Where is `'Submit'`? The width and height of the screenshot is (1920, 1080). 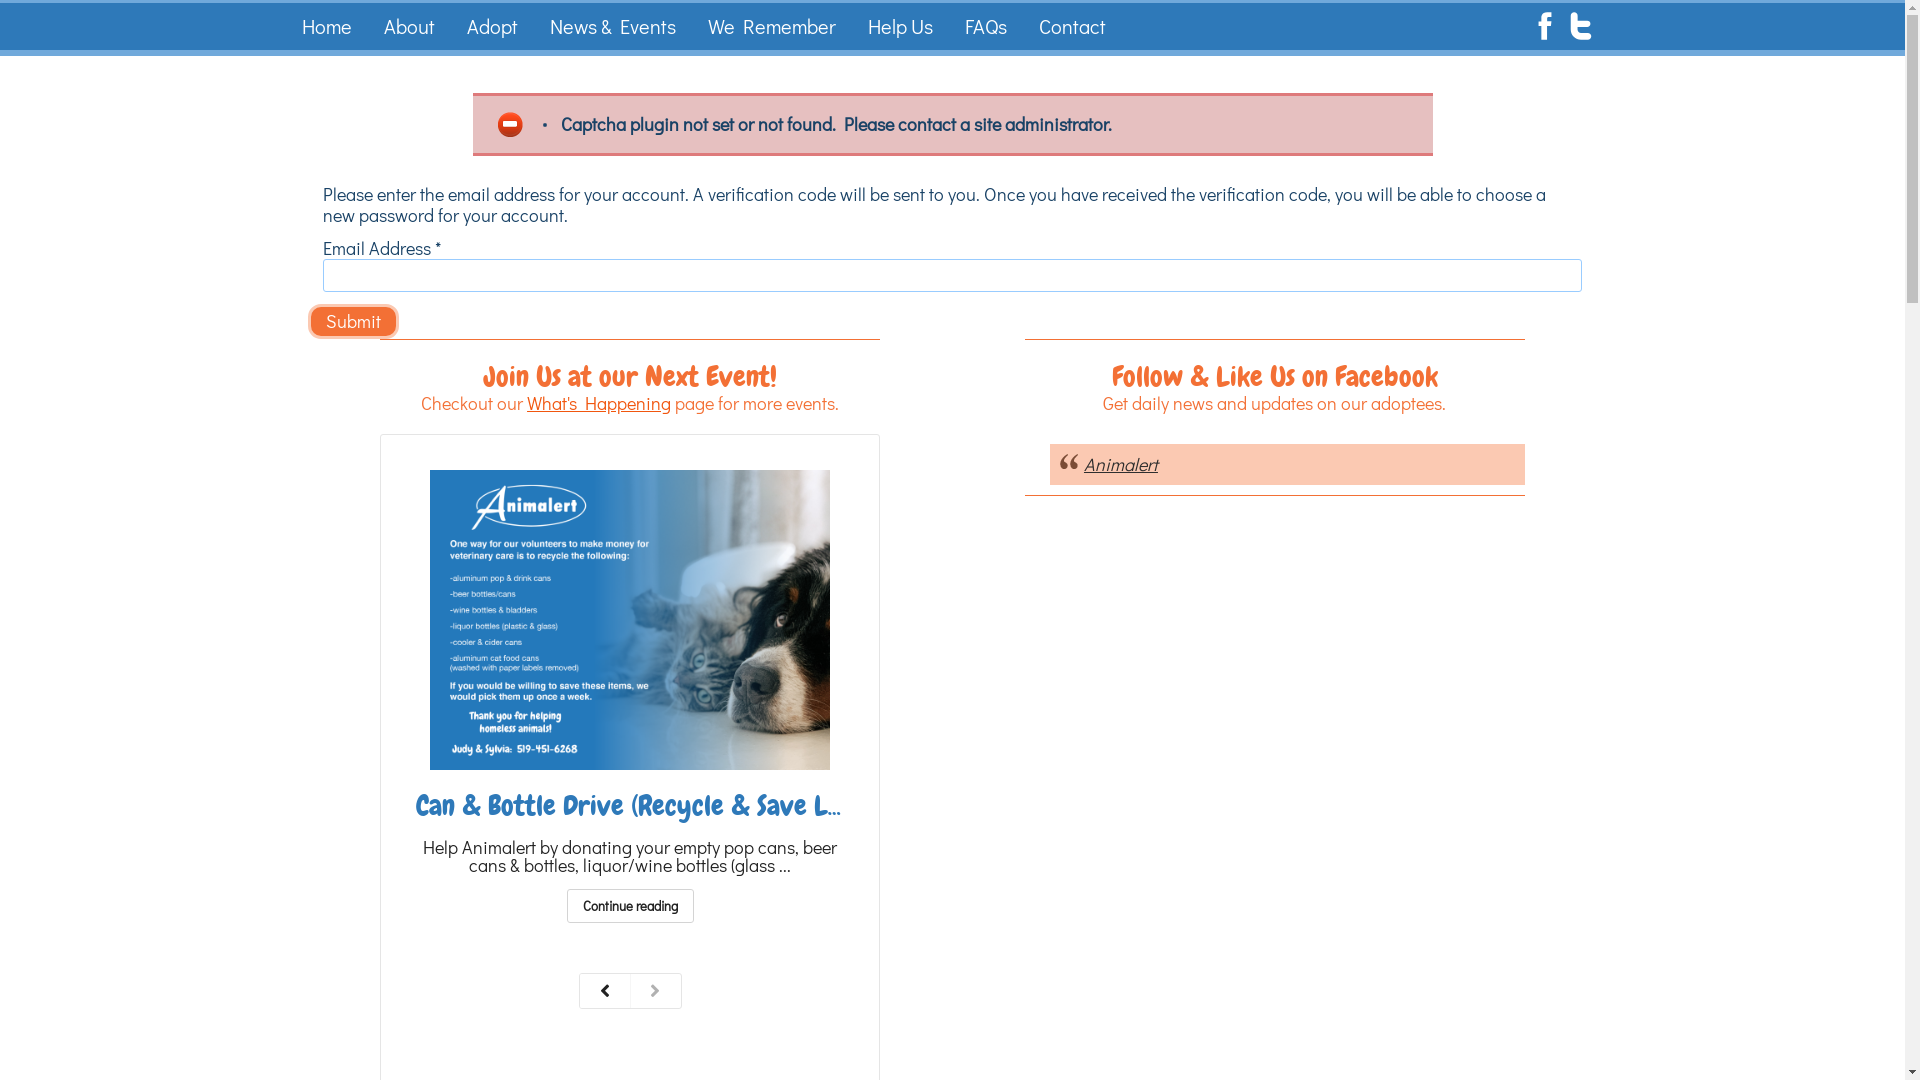
'Submit' is located at coordinates (353, 320).